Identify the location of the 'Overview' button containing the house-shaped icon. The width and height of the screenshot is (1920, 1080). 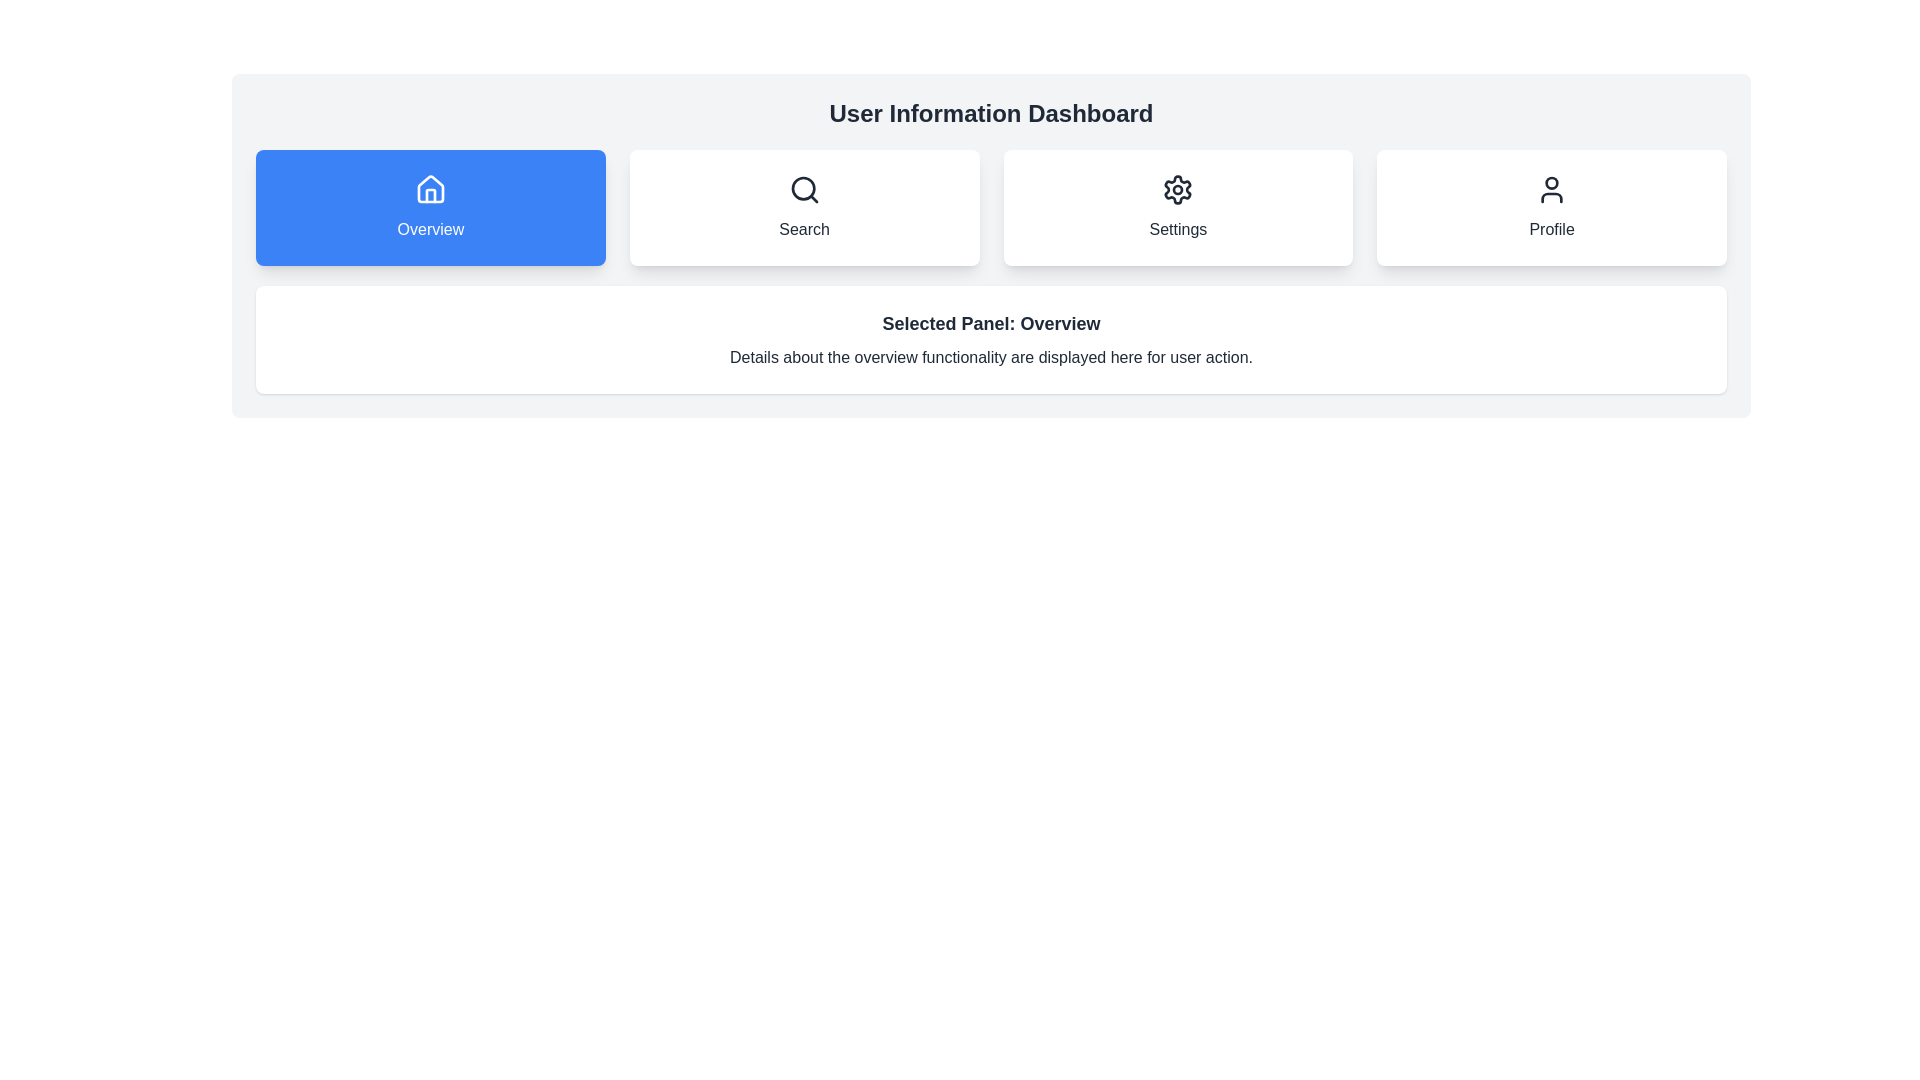
(429, 189).